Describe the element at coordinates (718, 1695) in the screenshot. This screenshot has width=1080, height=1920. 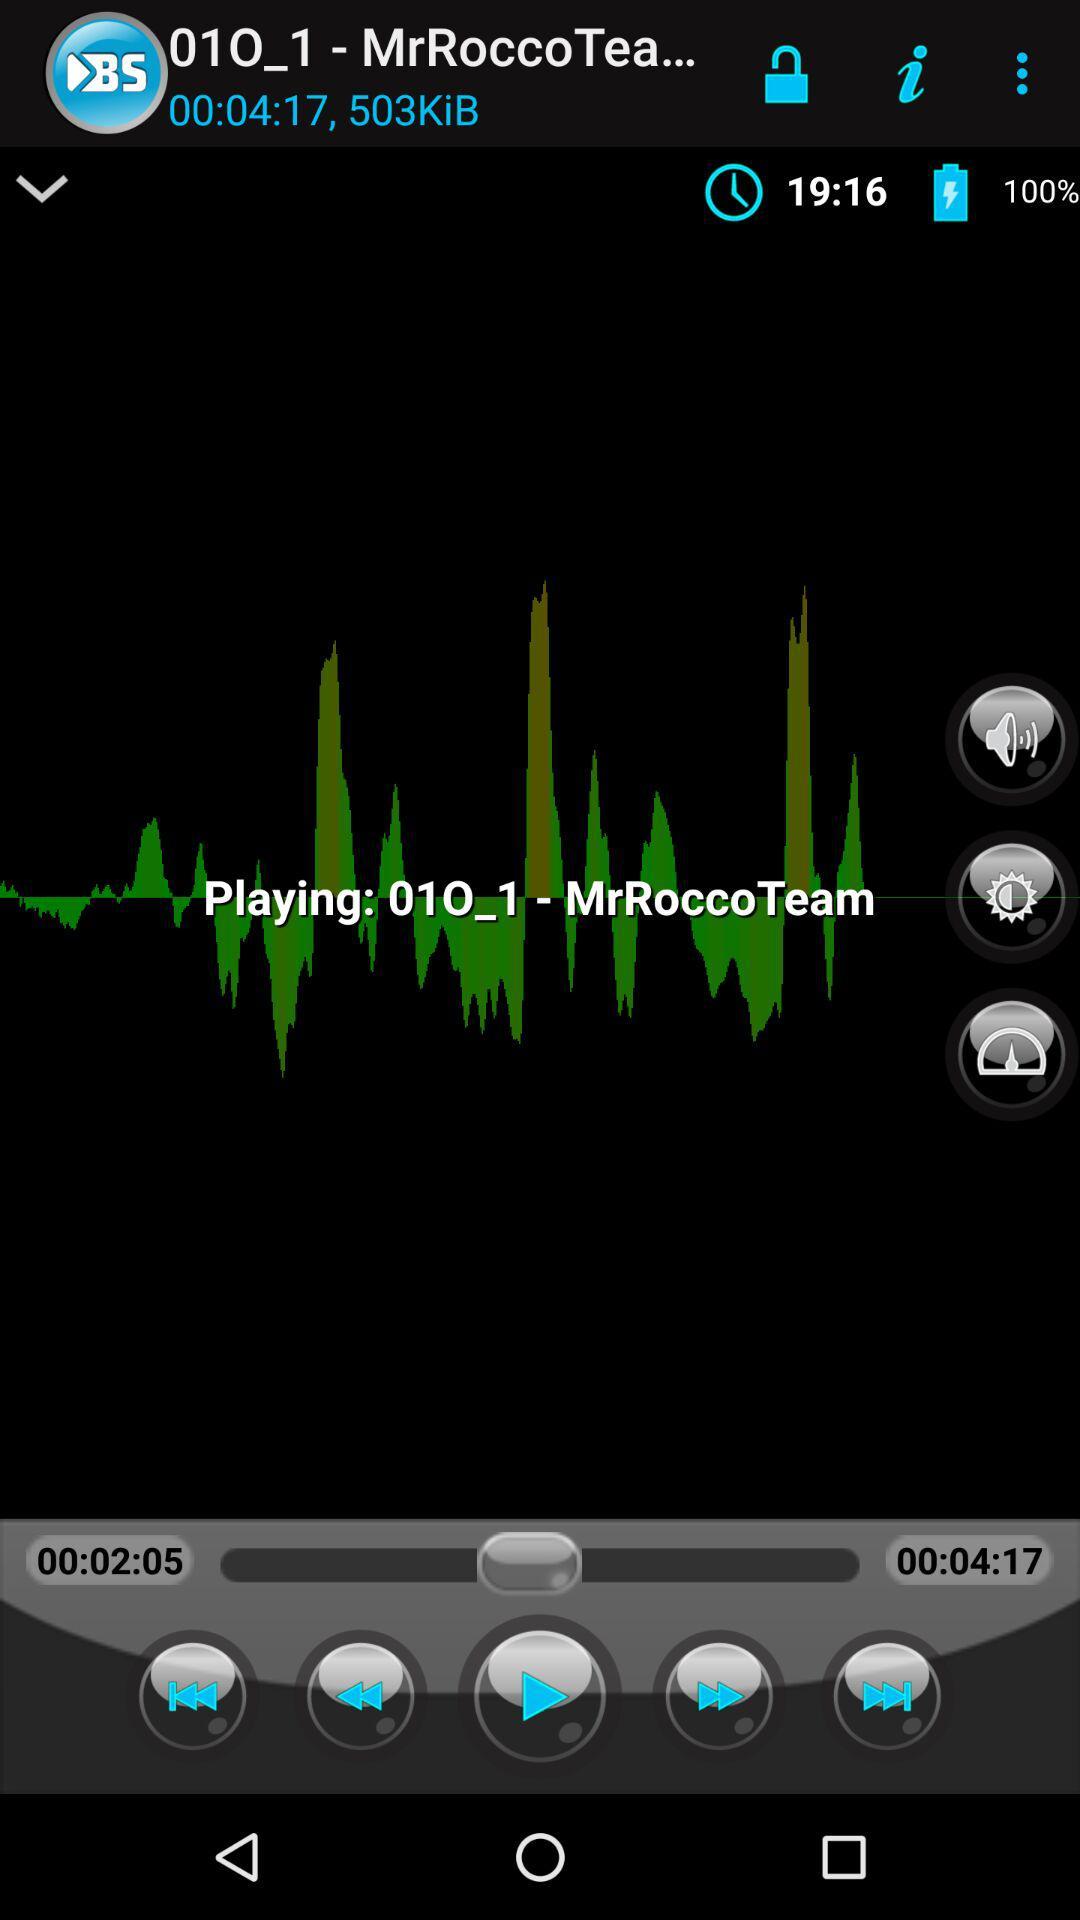
I see `fast forward` at that location.